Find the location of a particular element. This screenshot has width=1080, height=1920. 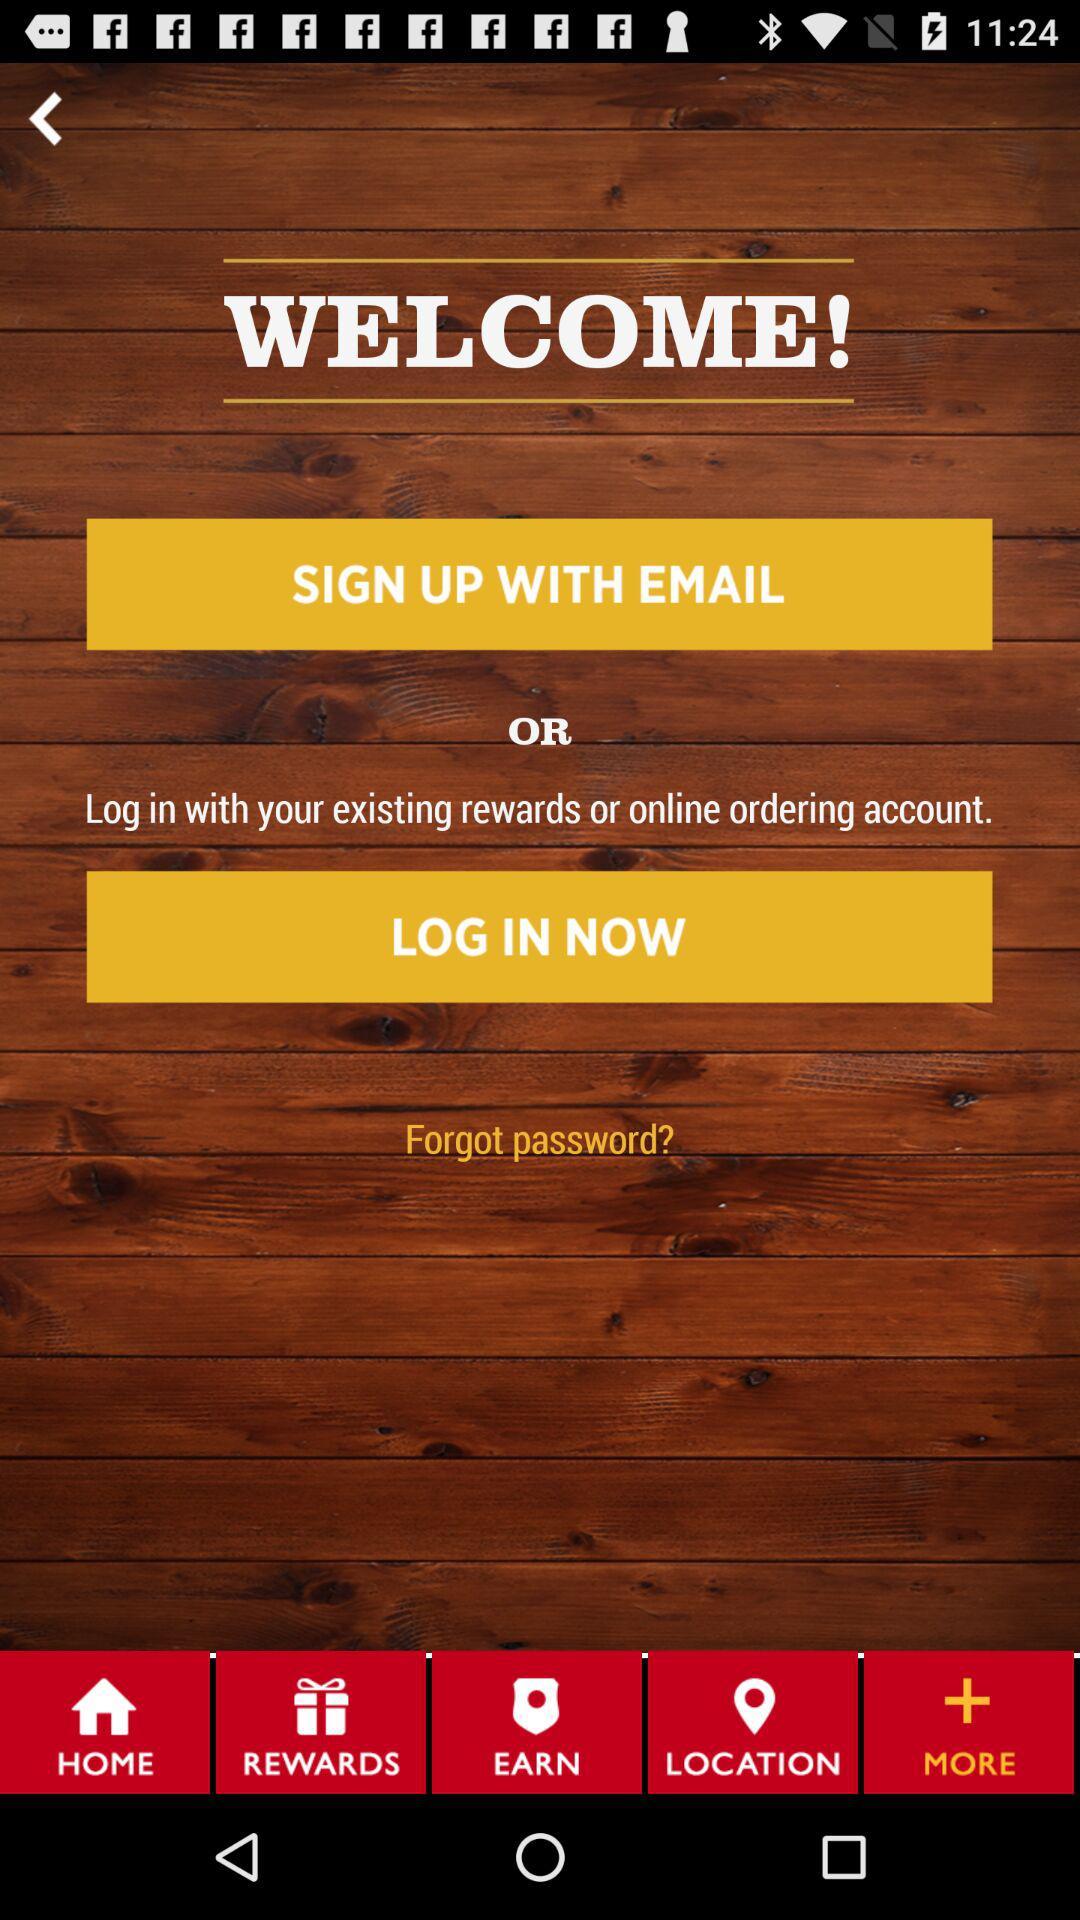

forgot password? app is located at coordinates (538, 1138).